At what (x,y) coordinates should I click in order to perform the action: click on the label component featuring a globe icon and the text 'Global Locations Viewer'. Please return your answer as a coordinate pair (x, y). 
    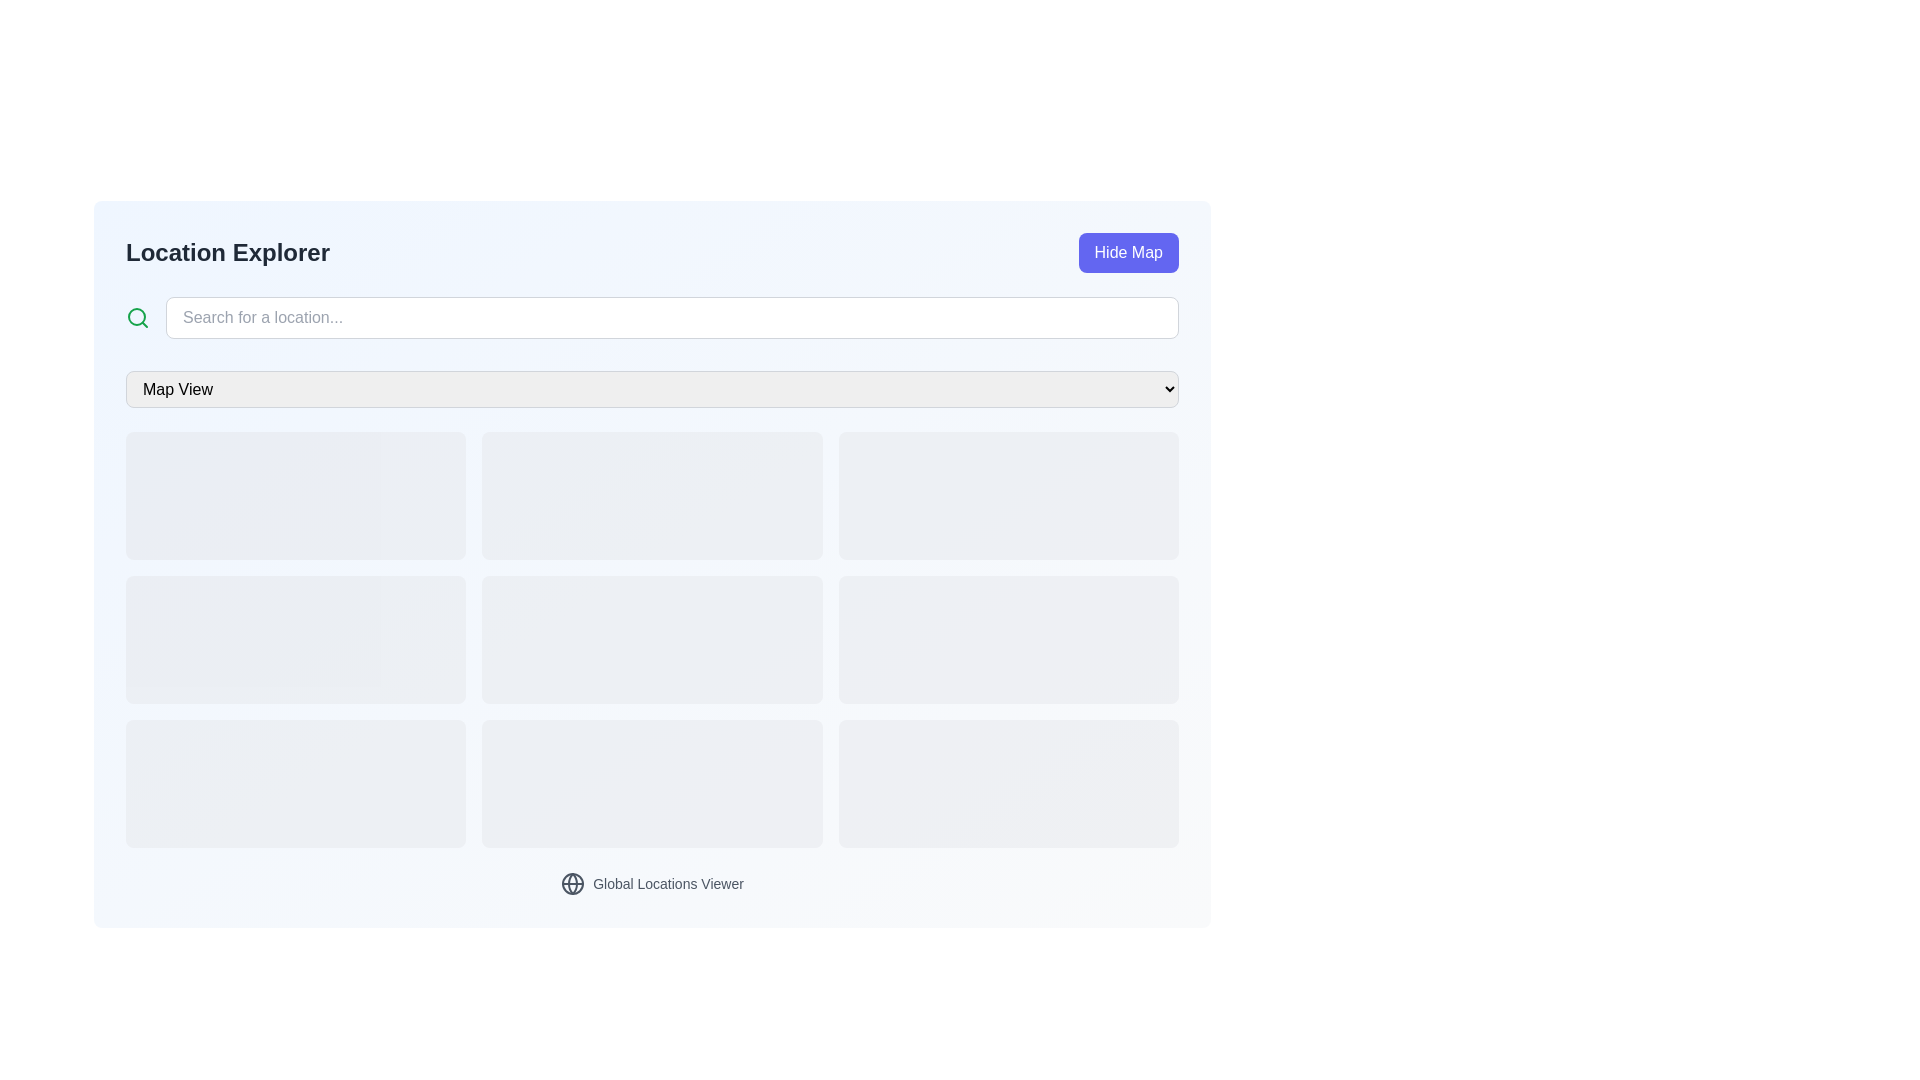
    Looking at the image, I should click on (652, 882).